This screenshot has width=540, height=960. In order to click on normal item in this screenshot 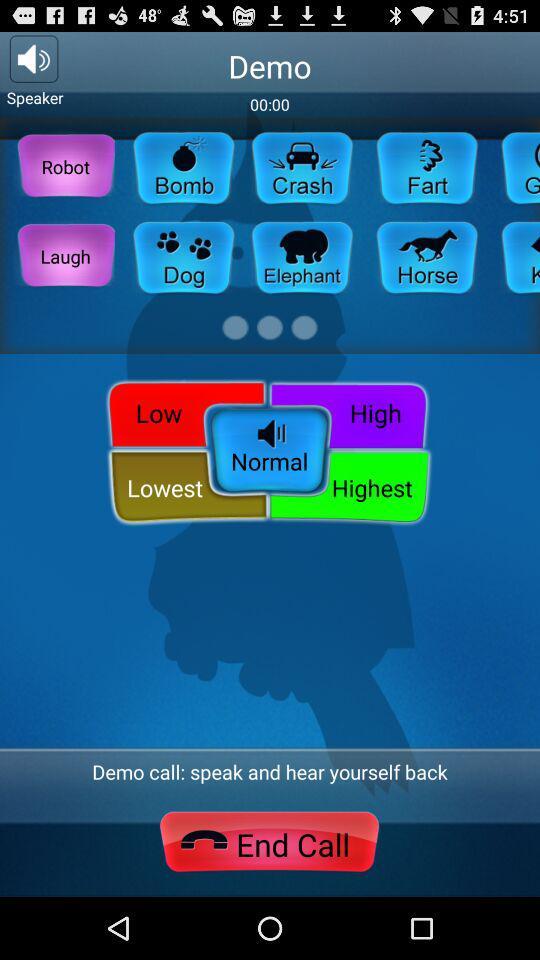, I will do `click(269, 452)`.